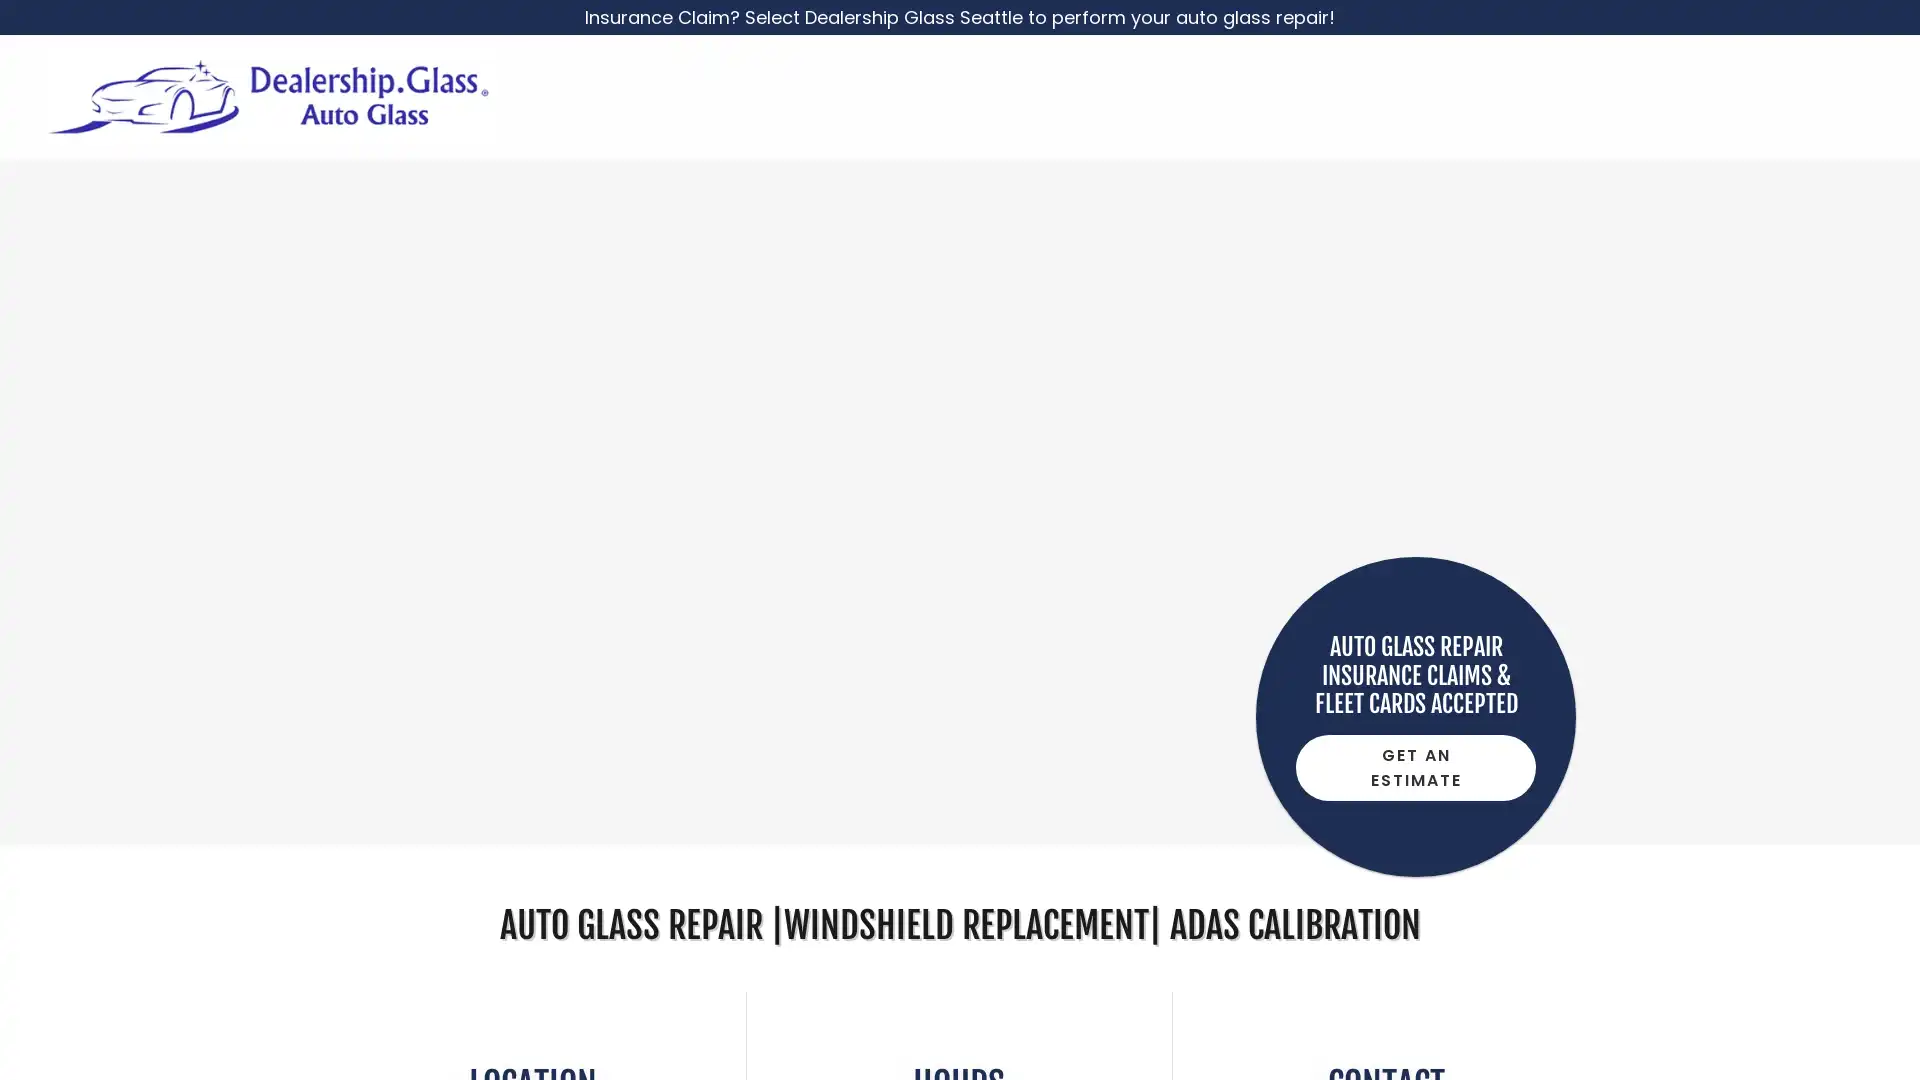 This screenshot has height=1080, width=1920. What do you see at coordinates (1867, 1029) in the screenshot?
I see `Chat widget toggle` at bounding box center [1867, 1029].